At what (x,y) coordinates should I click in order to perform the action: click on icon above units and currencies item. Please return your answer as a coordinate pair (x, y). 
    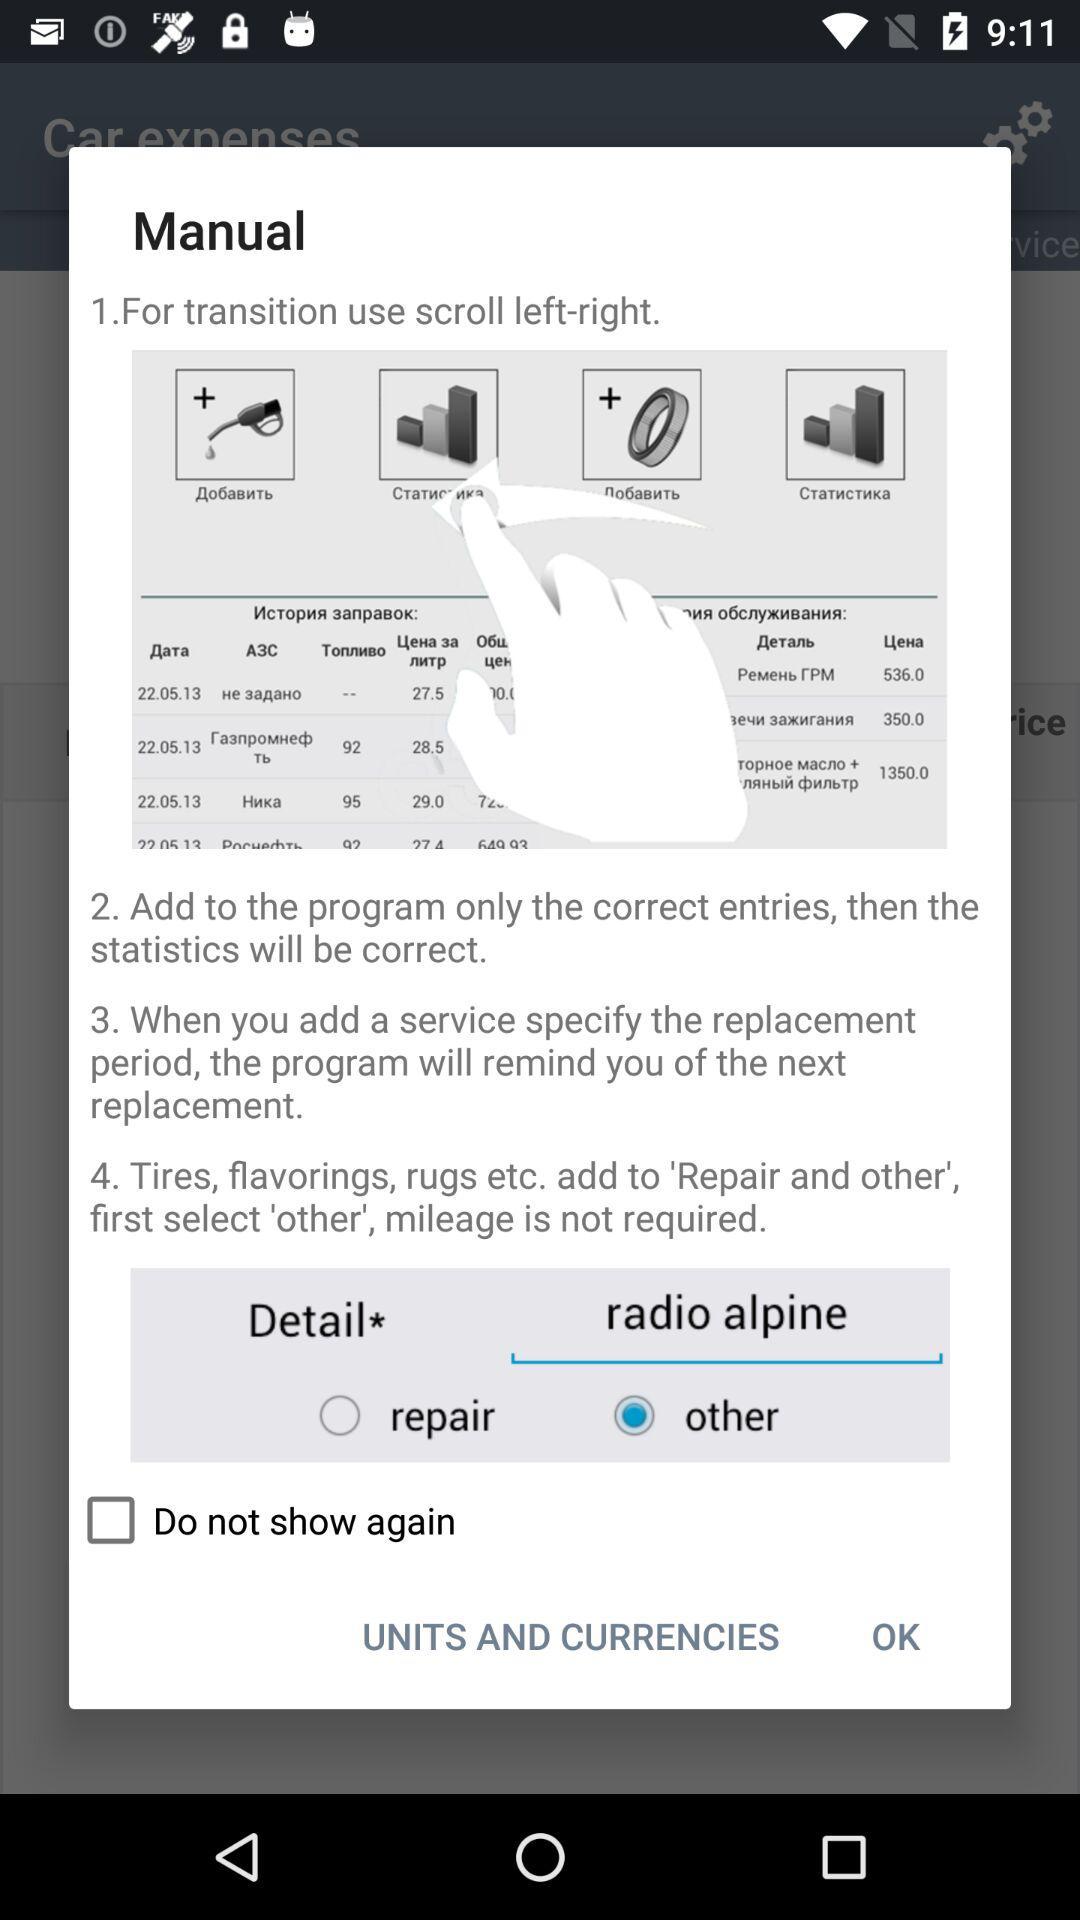
    Looking at the image, I should click on (540, 1520).